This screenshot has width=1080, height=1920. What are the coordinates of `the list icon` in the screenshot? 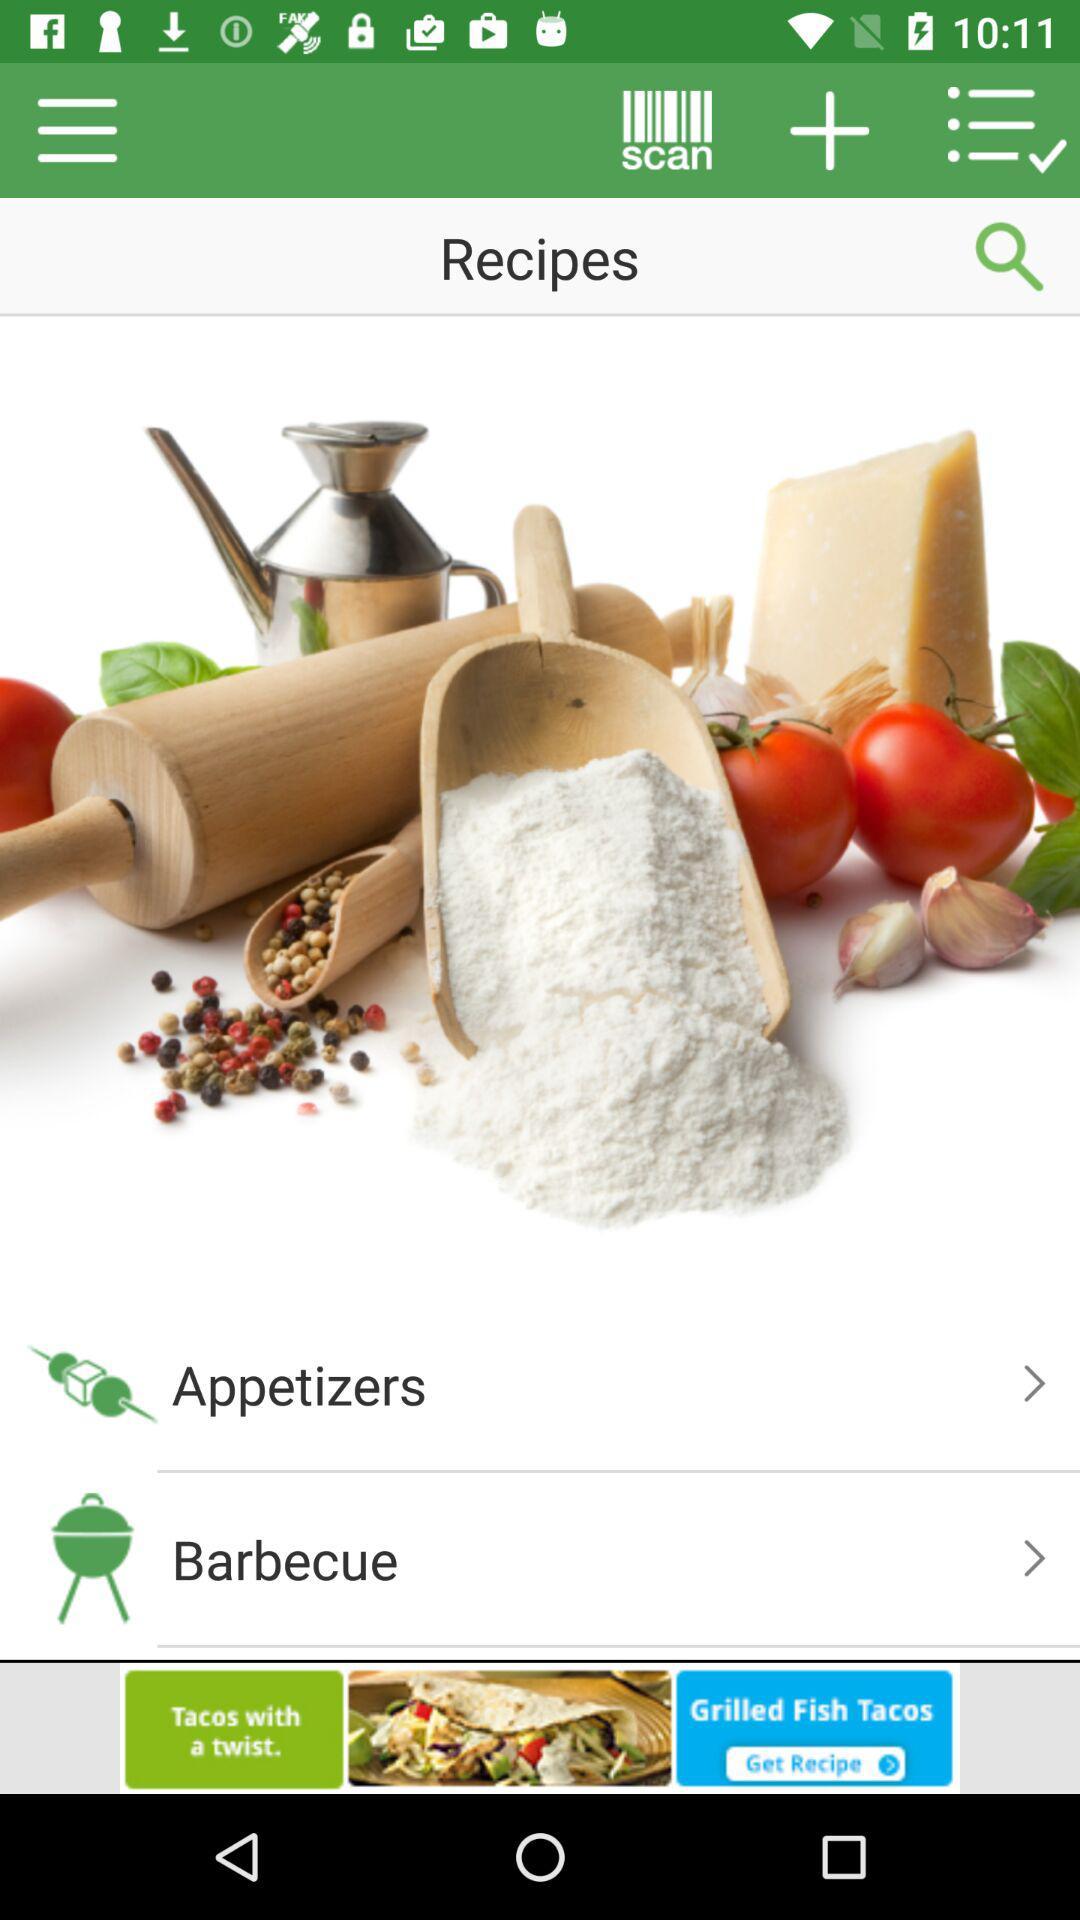 It's located at (1007, 129).